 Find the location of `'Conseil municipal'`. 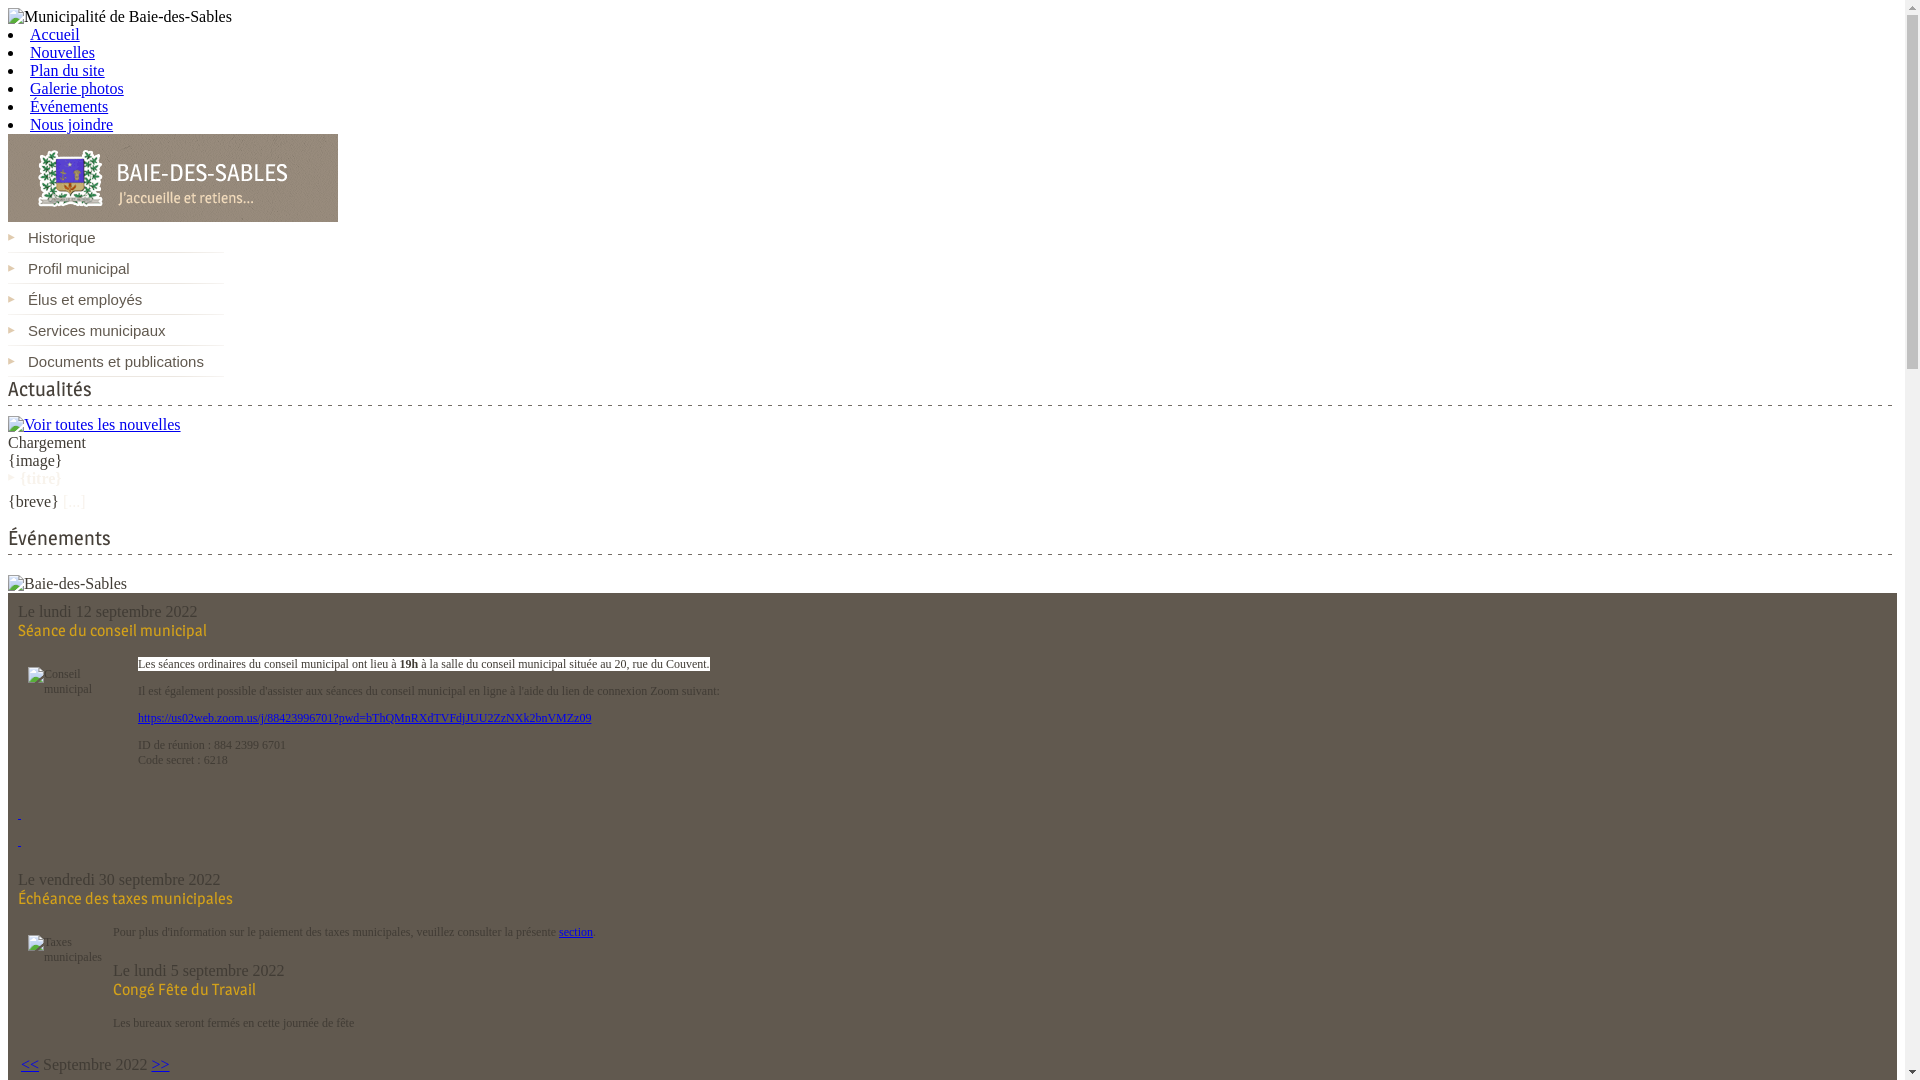

'Conseil municipal' is located at coordinates (77, 707).